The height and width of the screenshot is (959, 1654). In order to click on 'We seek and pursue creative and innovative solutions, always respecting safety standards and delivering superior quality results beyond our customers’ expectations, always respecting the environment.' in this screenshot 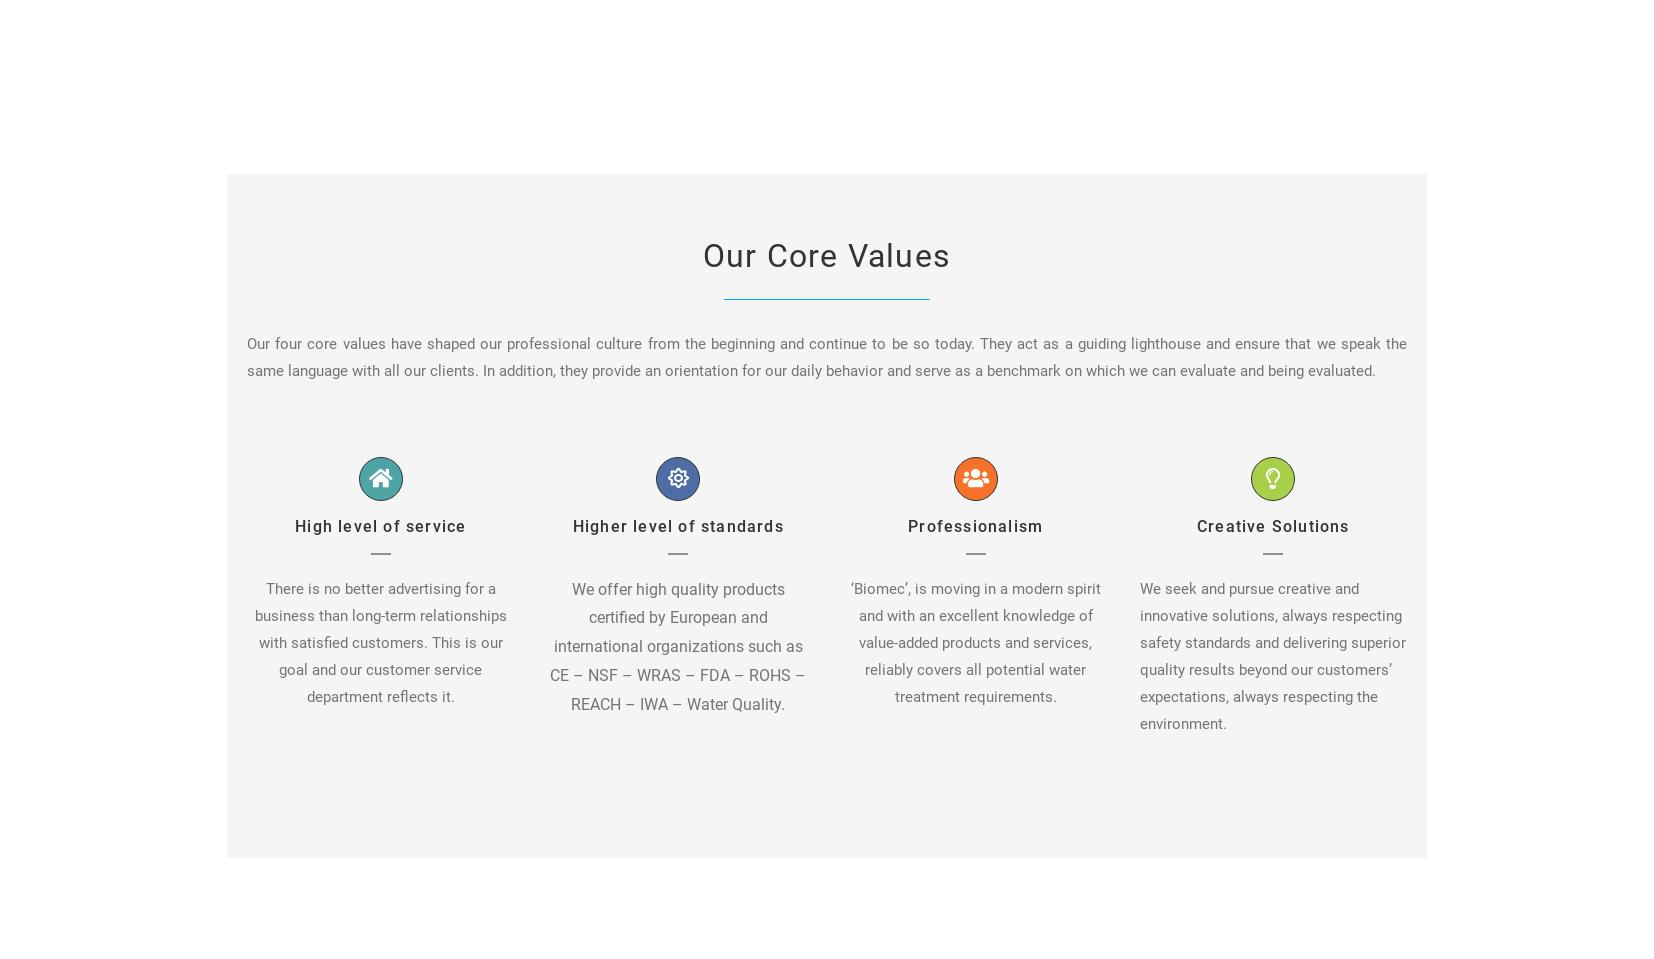, I will do `click(1271, 655)`.